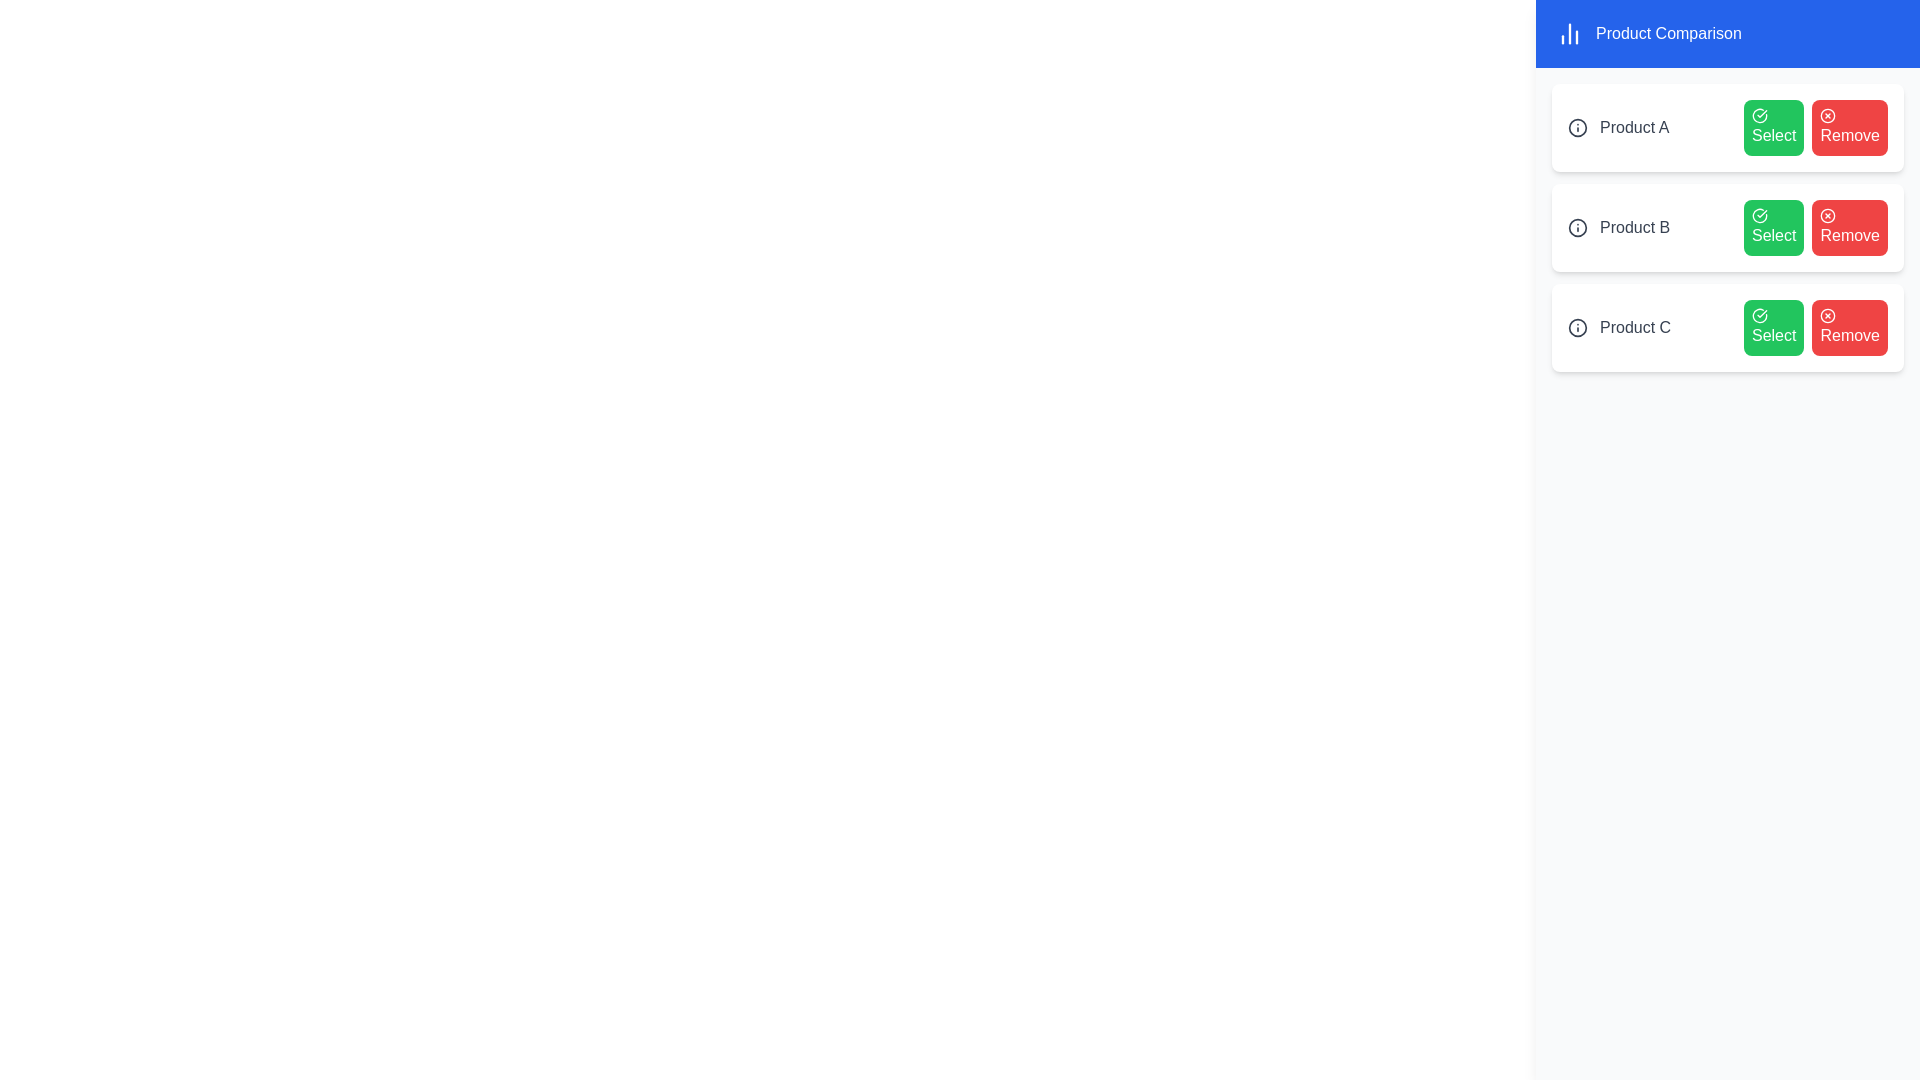 Image resolution: width=1920 pixels, height=1080 pixels. I want to click on 'Remove' button next to the product named Product C, so click(1849, 326).